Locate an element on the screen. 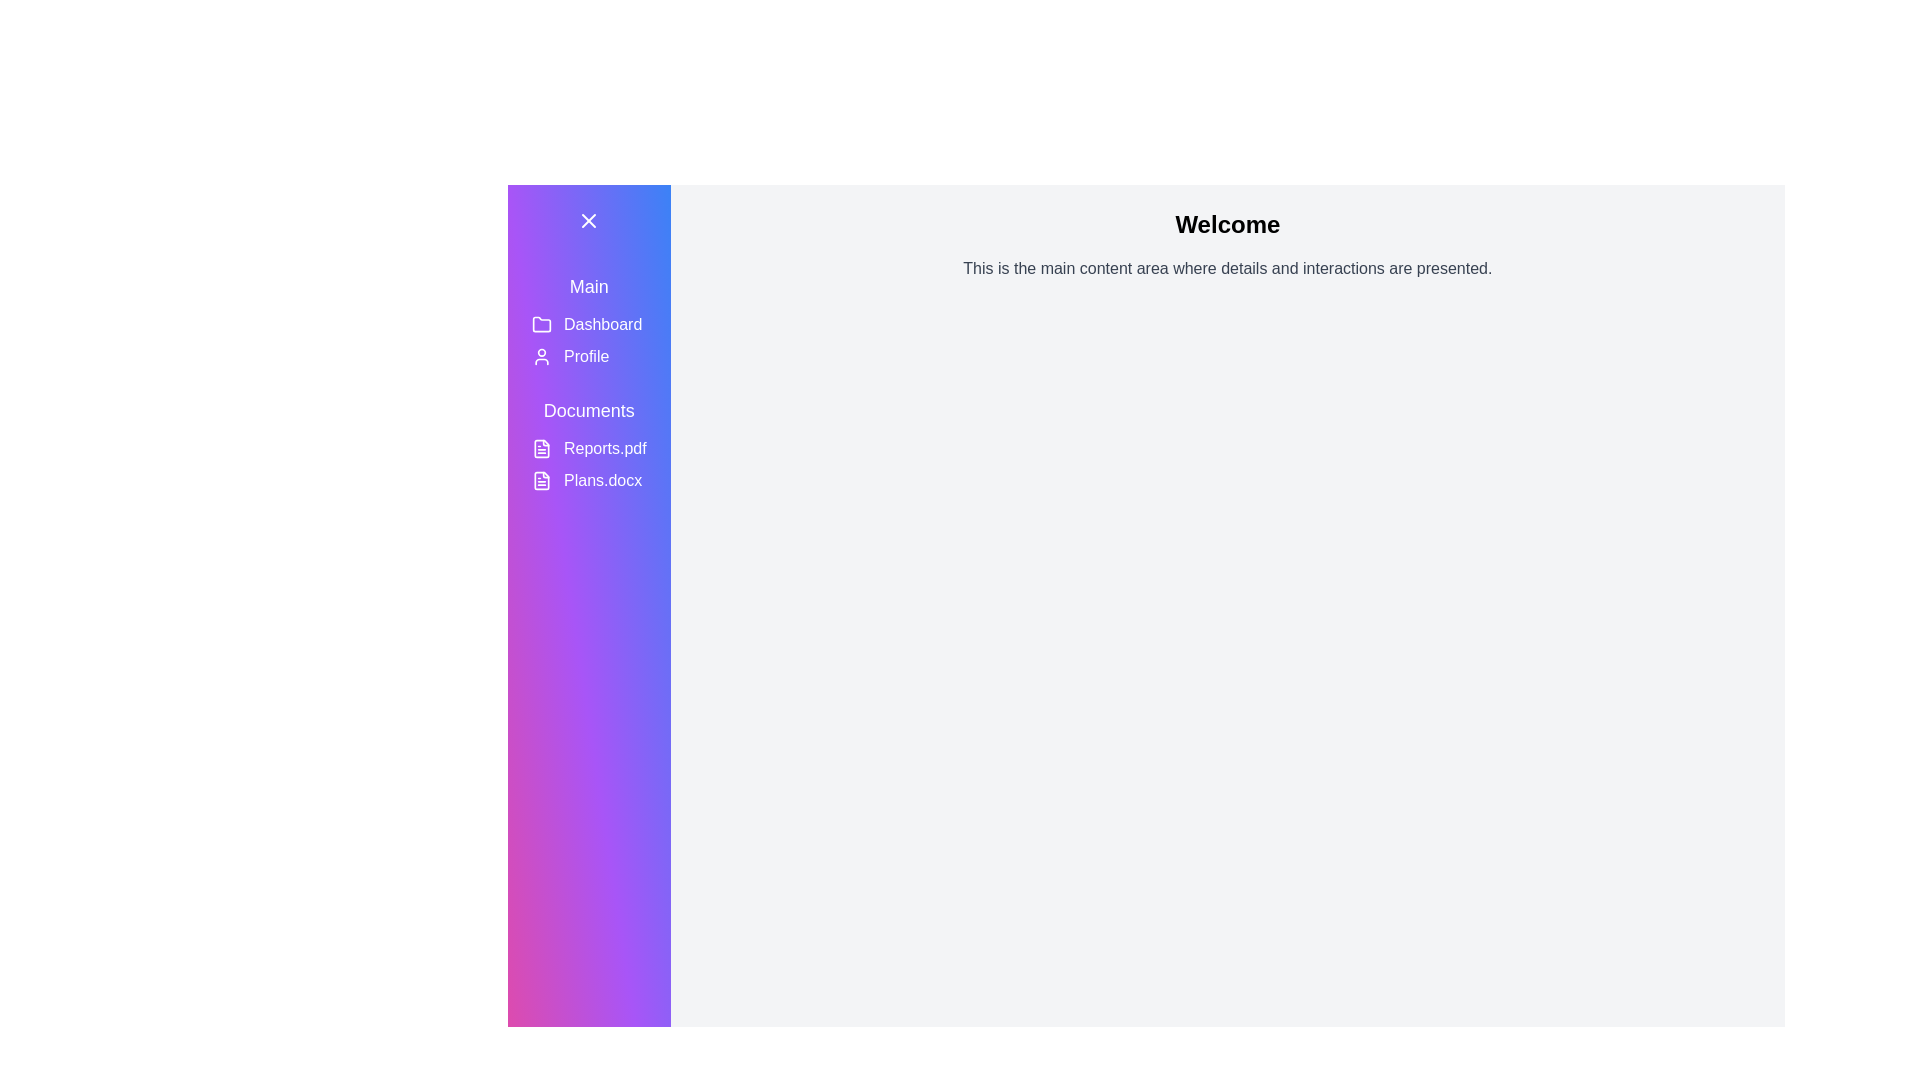 This screenshot has width=1920, height=1080. the File icon located in the left sidebar under the 'Documents' section, which is adjacent to the 'Reports.pdf' label is located at coordinates (542, 447).